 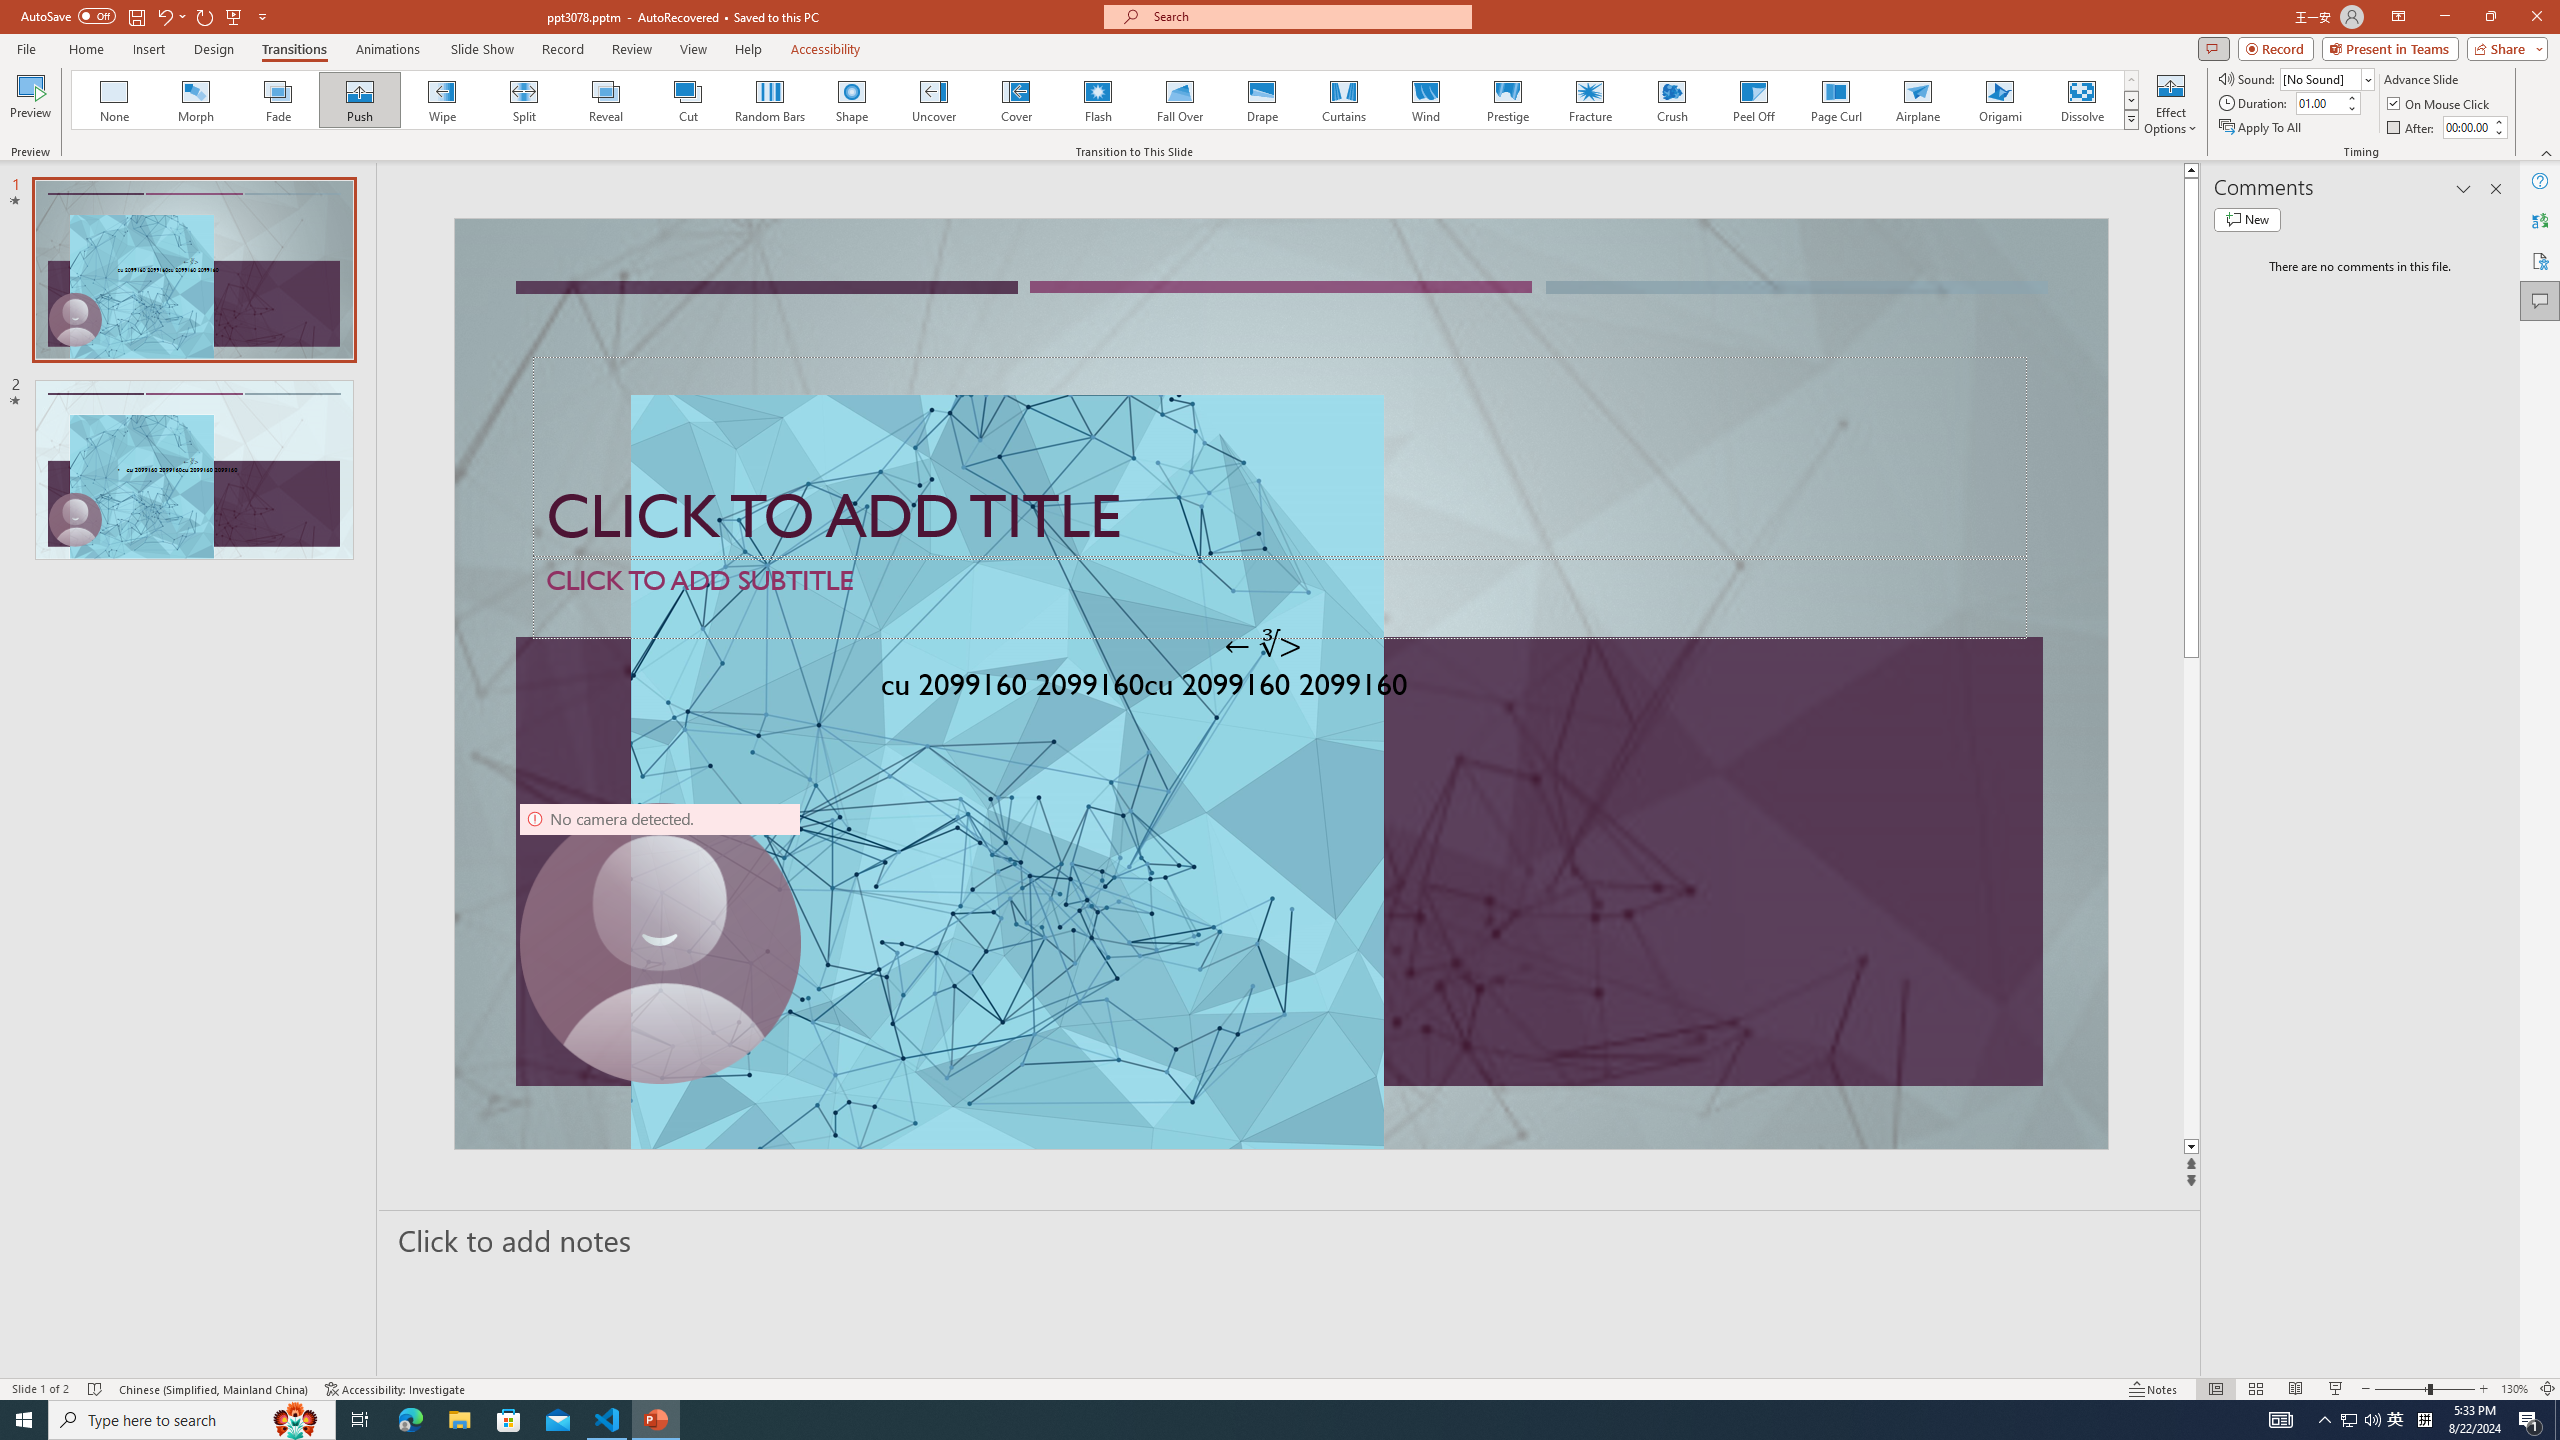 I want to click on 'Morph', so click(x=196, y=99).